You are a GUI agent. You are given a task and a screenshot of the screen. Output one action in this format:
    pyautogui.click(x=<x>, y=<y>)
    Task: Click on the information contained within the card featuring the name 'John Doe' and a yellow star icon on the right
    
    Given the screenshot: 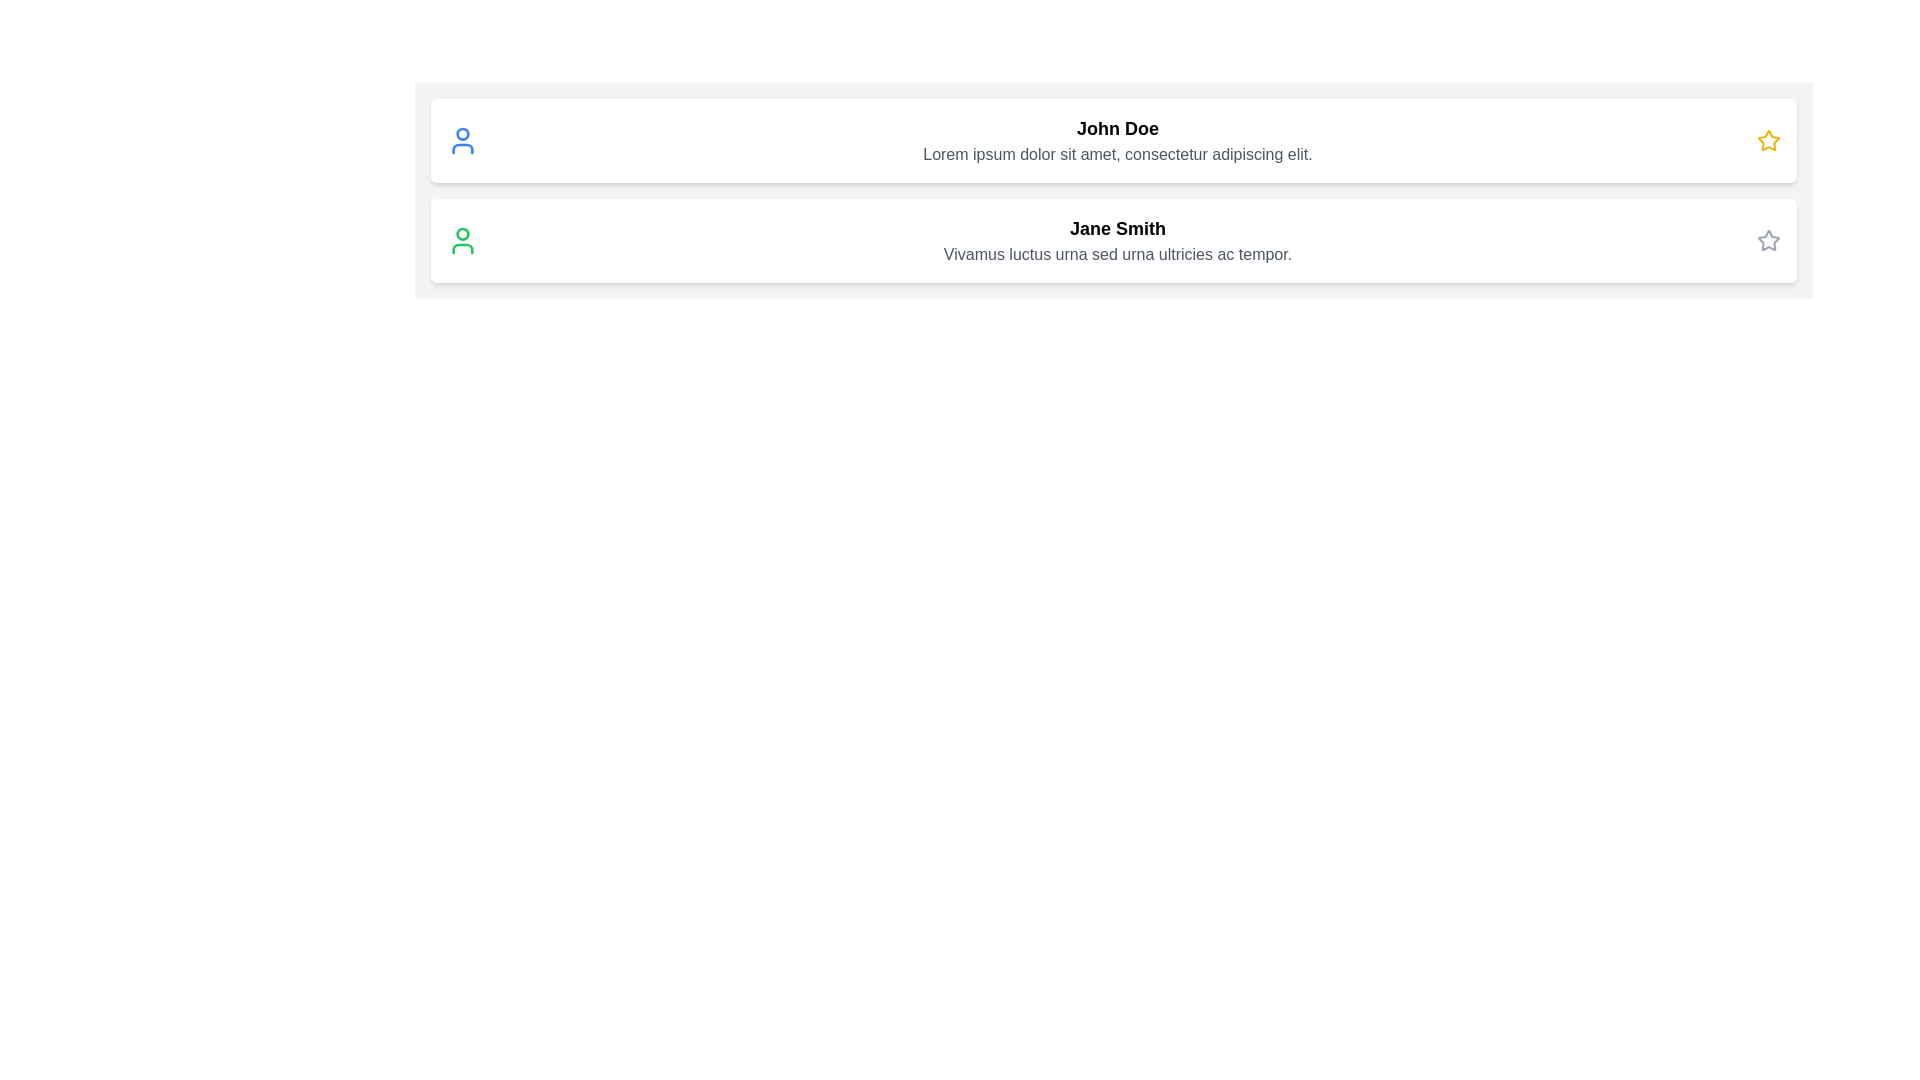 What is the action you would take?
    pyautogui.click(x=1112, y=140)
    